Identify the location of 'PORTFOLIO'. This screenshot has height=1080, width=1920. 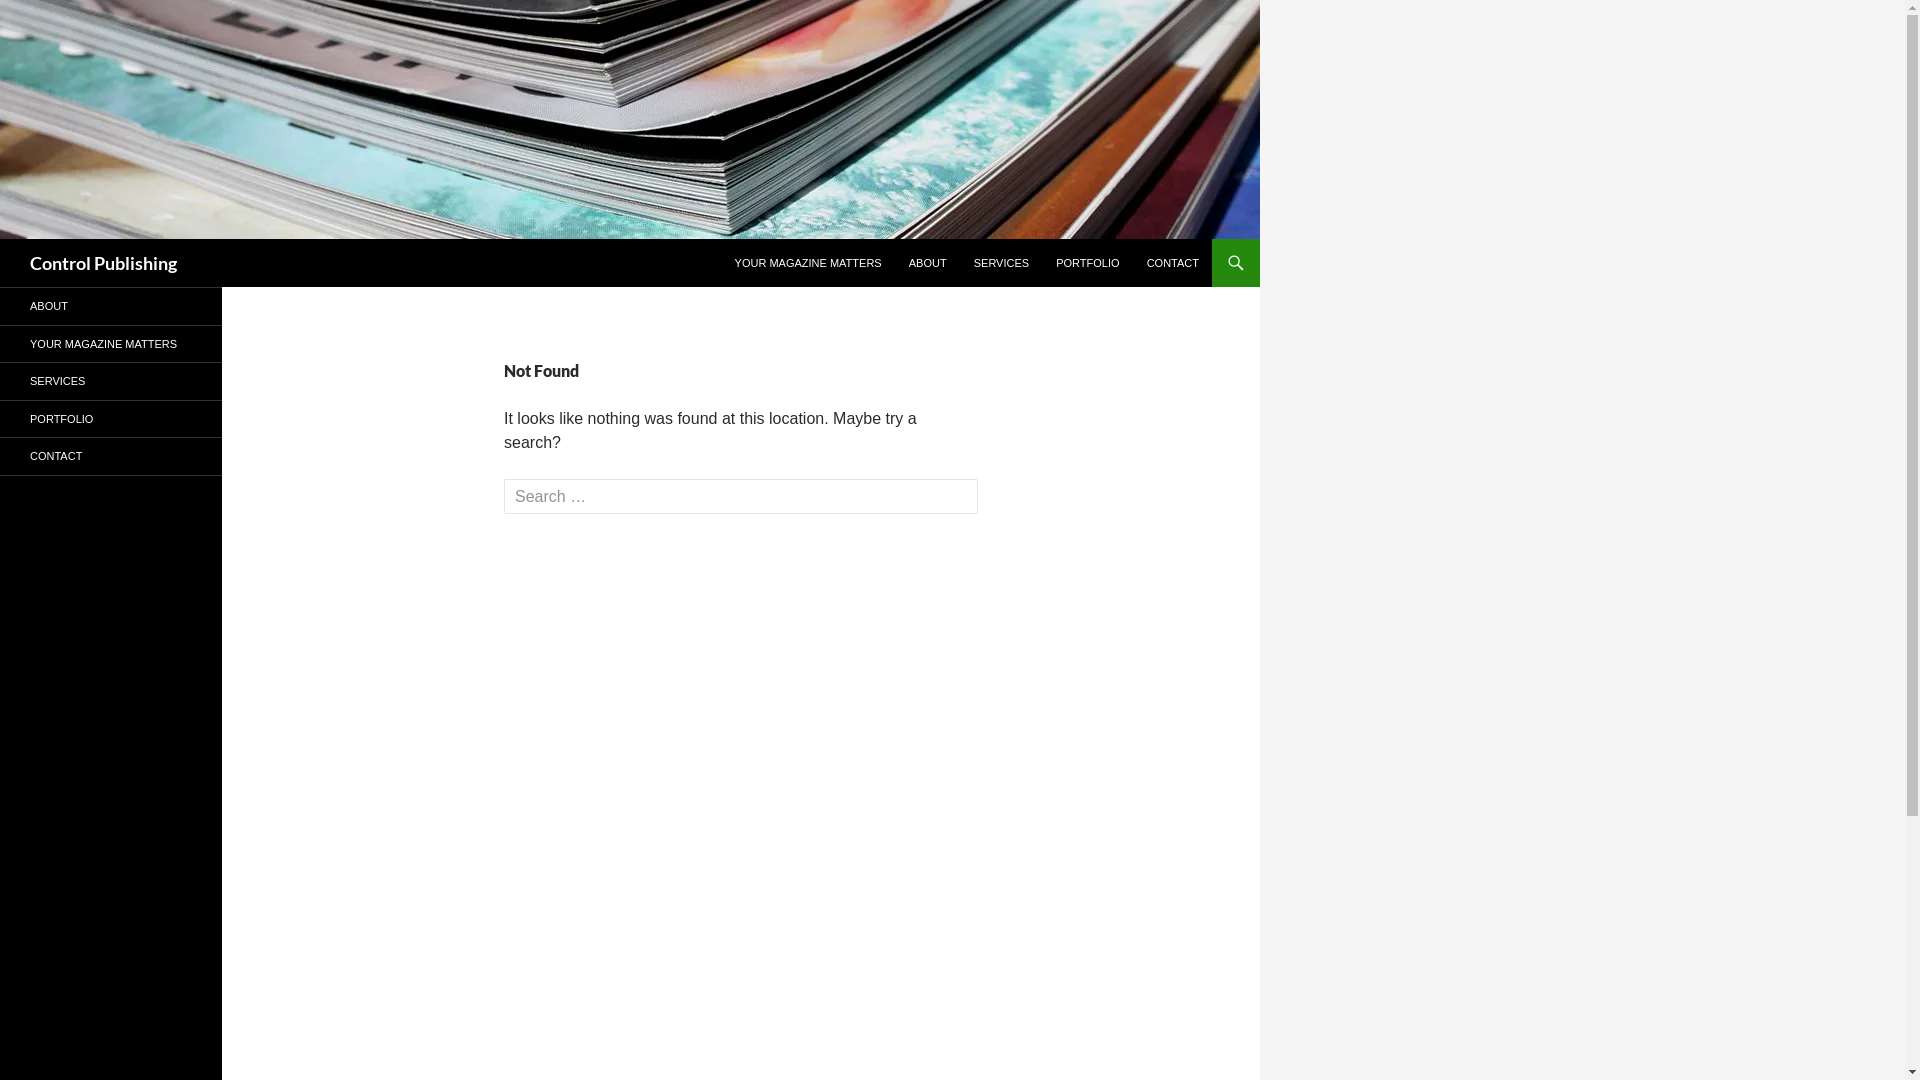
(109, 417).